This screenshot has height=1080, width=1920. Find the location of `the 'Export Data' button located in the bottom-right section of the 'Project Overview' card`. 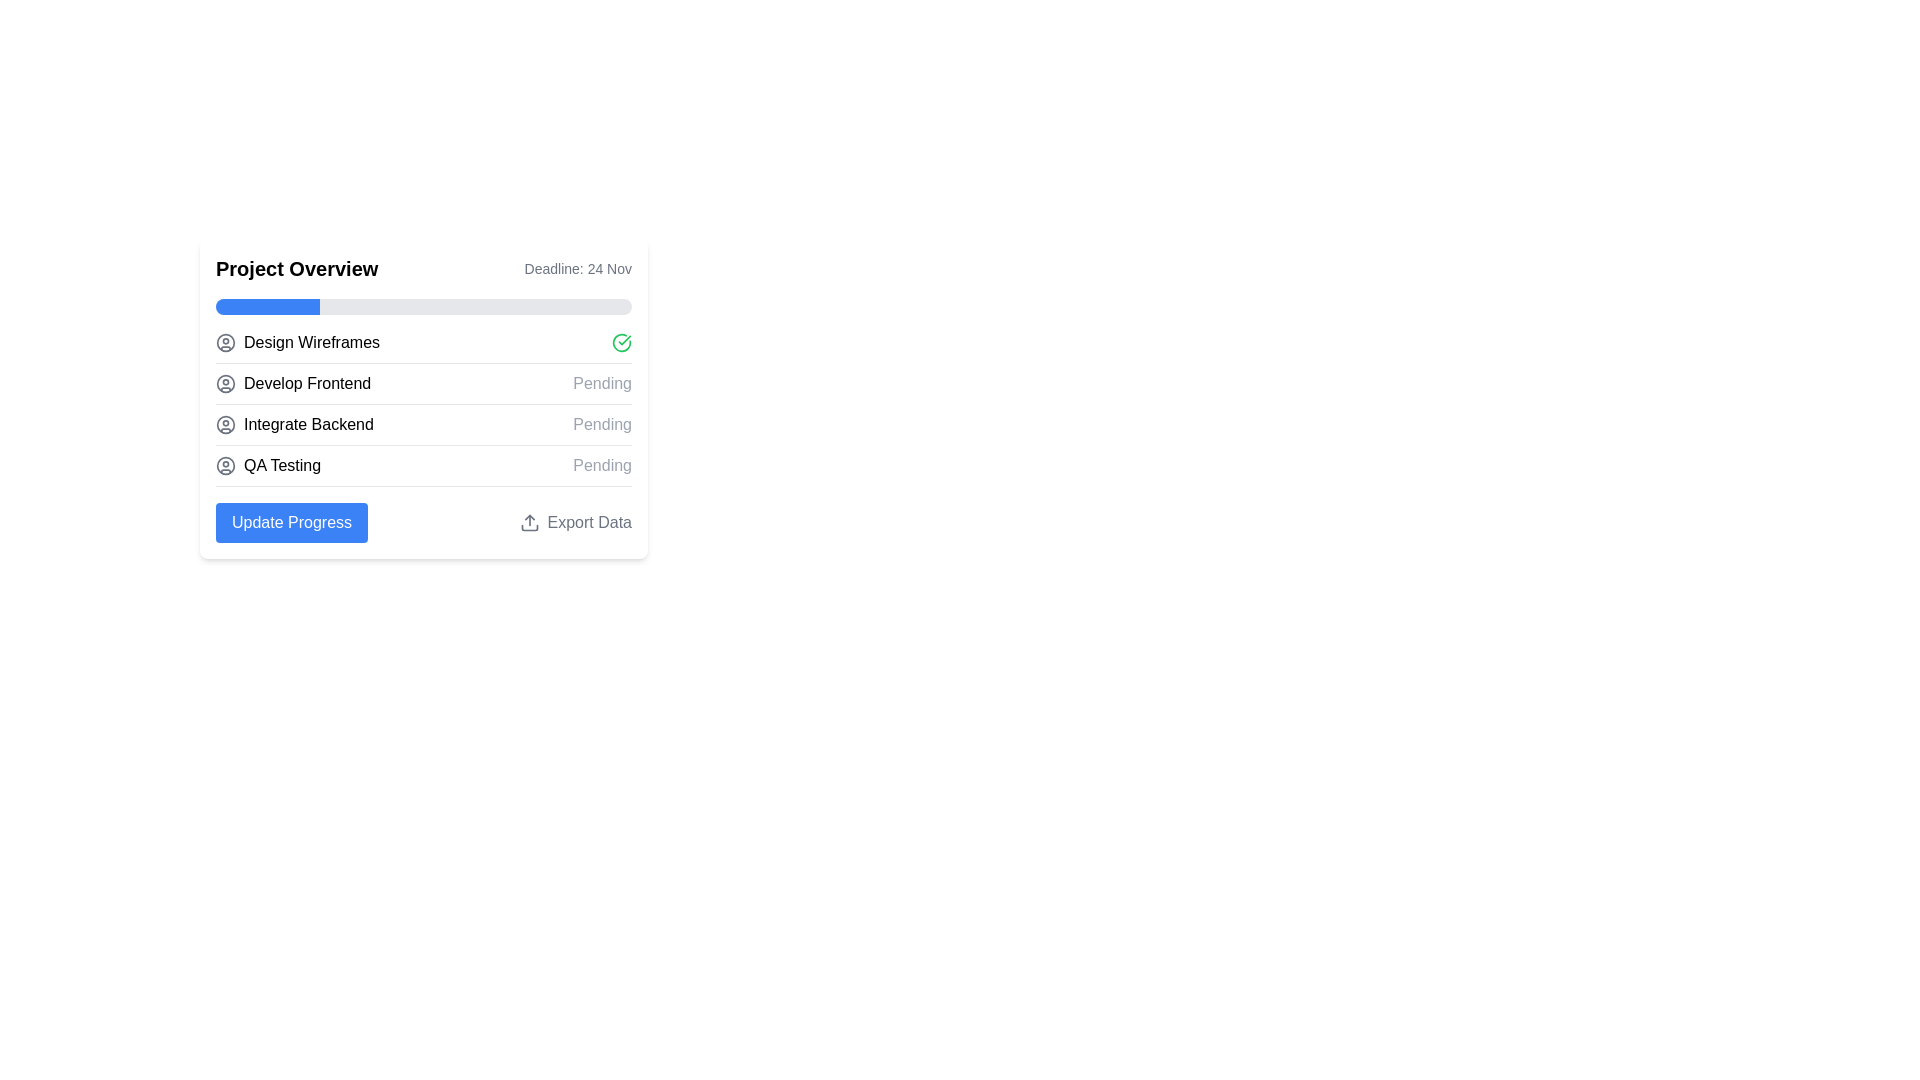

the 'Export Data' button located in the bottom-right section of the 'Project Overview' card is located at coordinates (529, 522).